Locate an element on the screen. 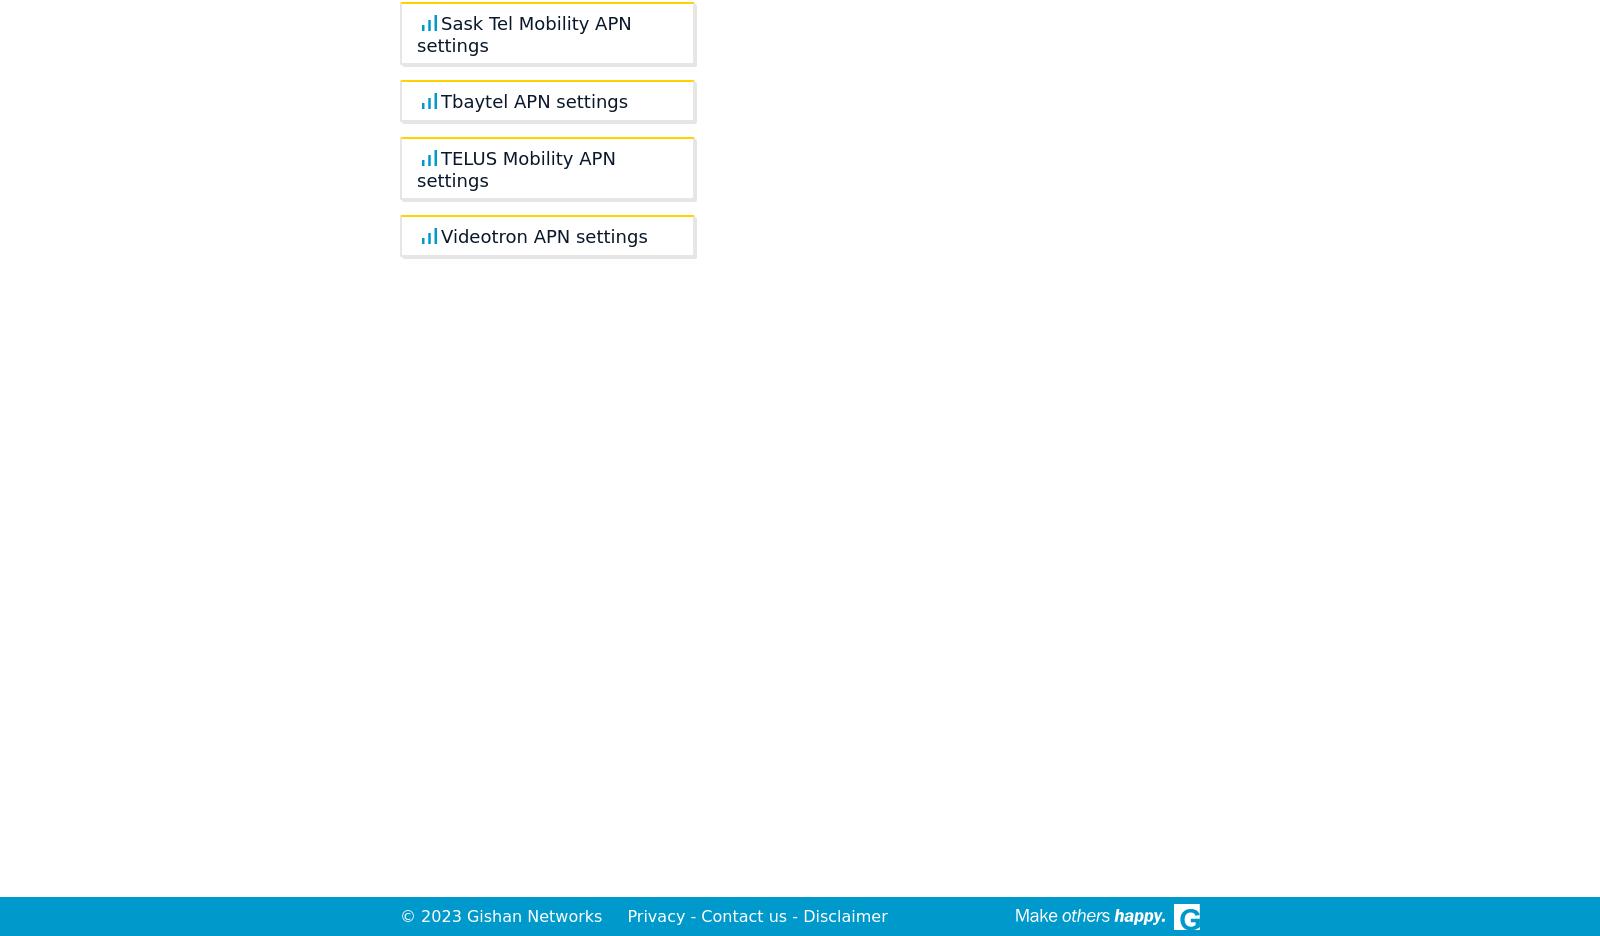 Image resolution: width=1600 pixels, height=936 pixels. '© 2023 Gishan Networks' is located at coordinates (502, 916).